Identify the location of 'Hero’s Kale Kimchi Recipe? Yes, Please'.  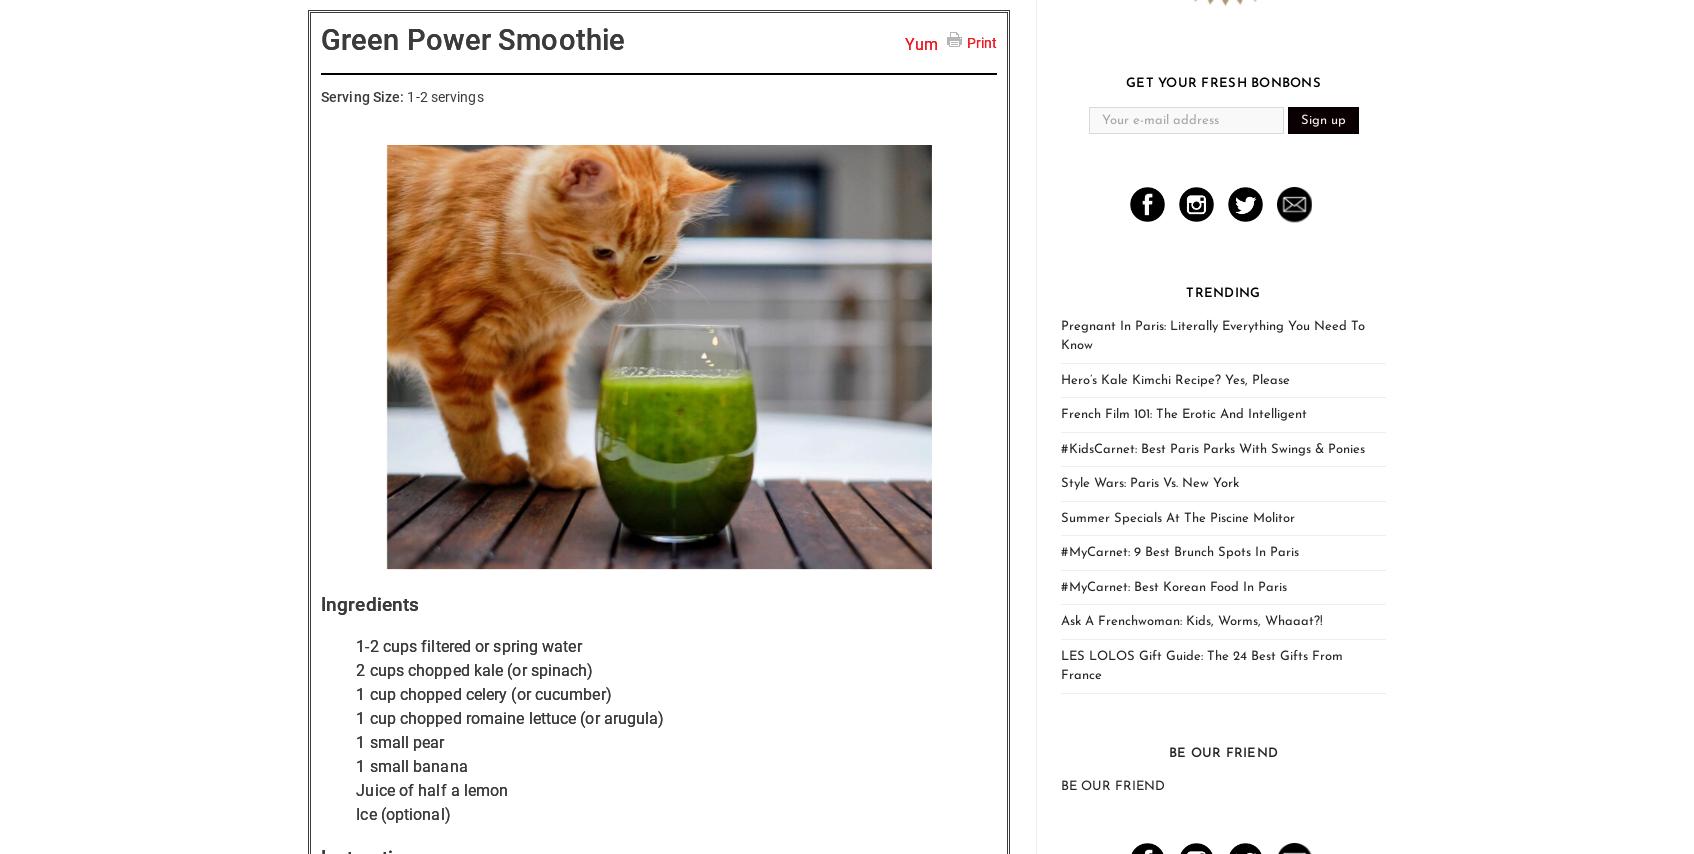
(1175, 378).